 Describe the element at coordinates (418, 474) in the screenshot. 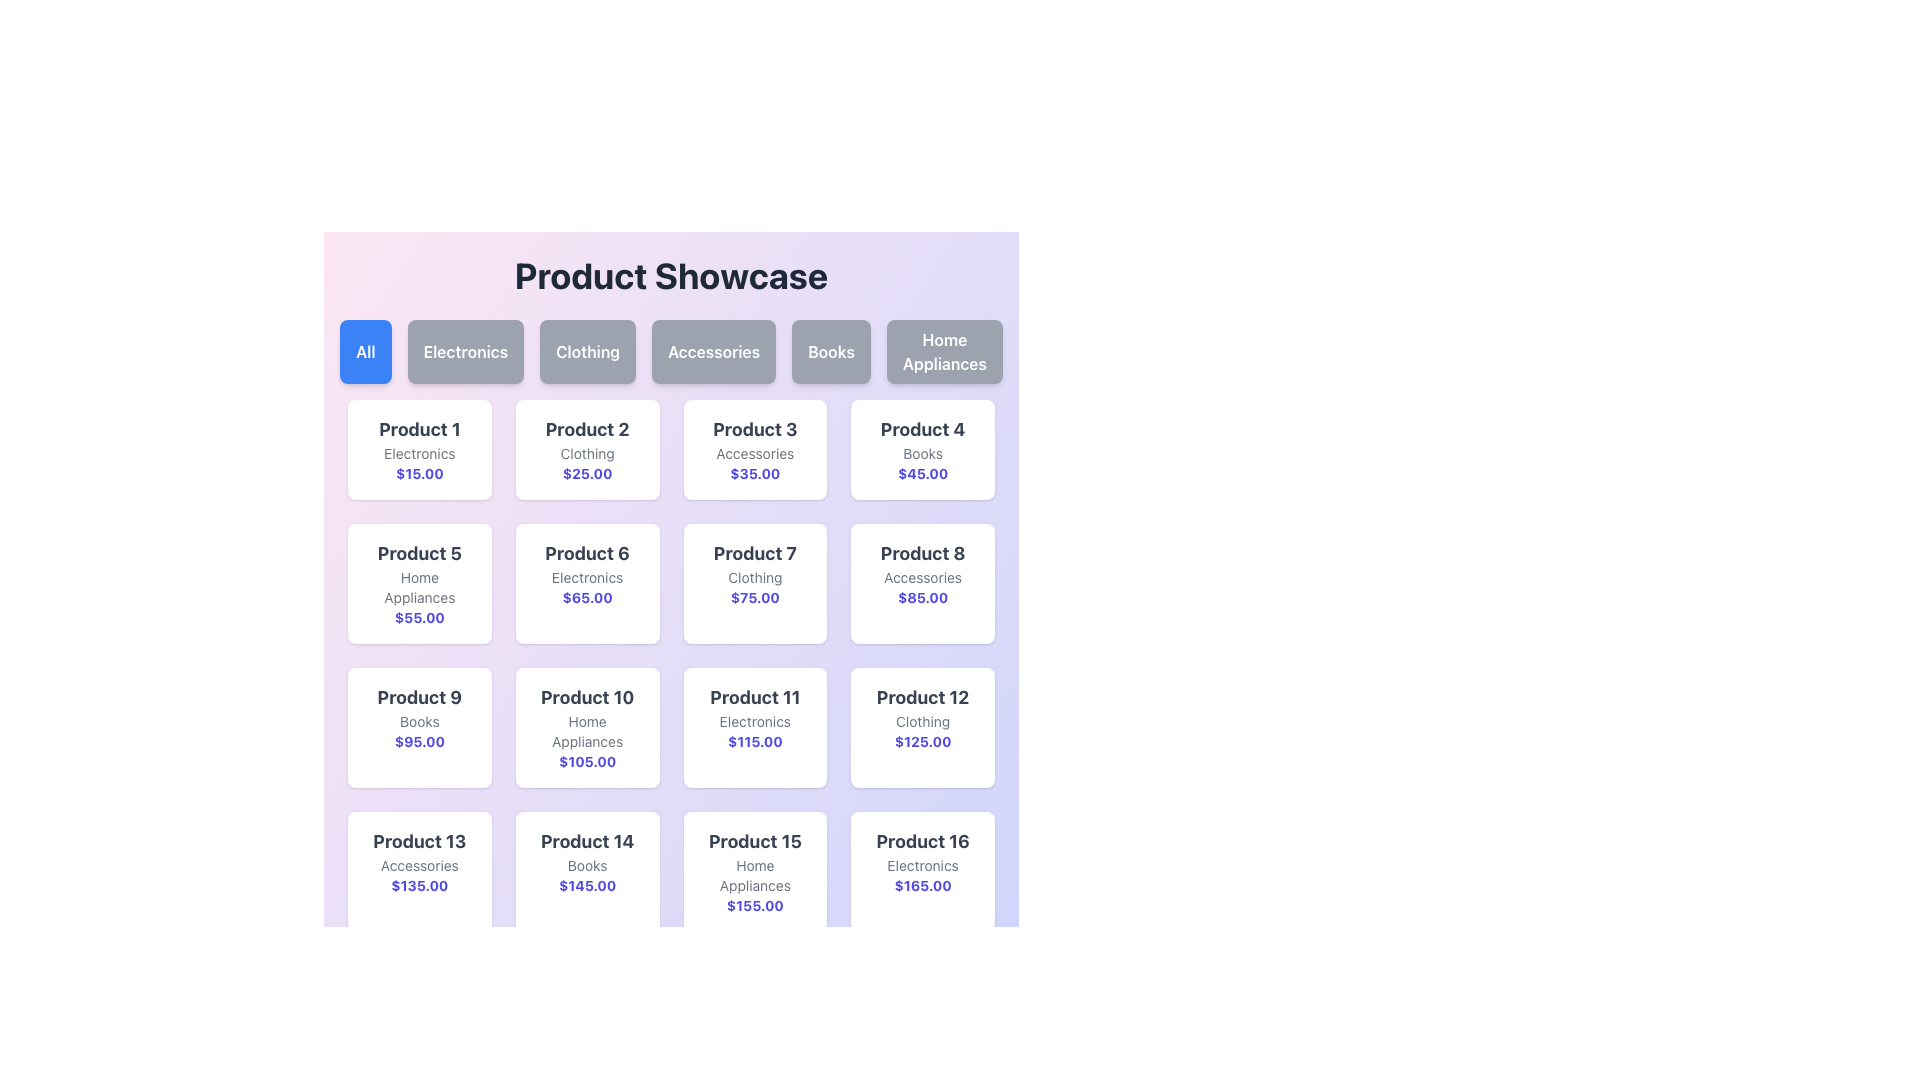

I see `price text displayed at the bottom of the first product card under 'Product 1' in the 'Electronics' category` at that location.